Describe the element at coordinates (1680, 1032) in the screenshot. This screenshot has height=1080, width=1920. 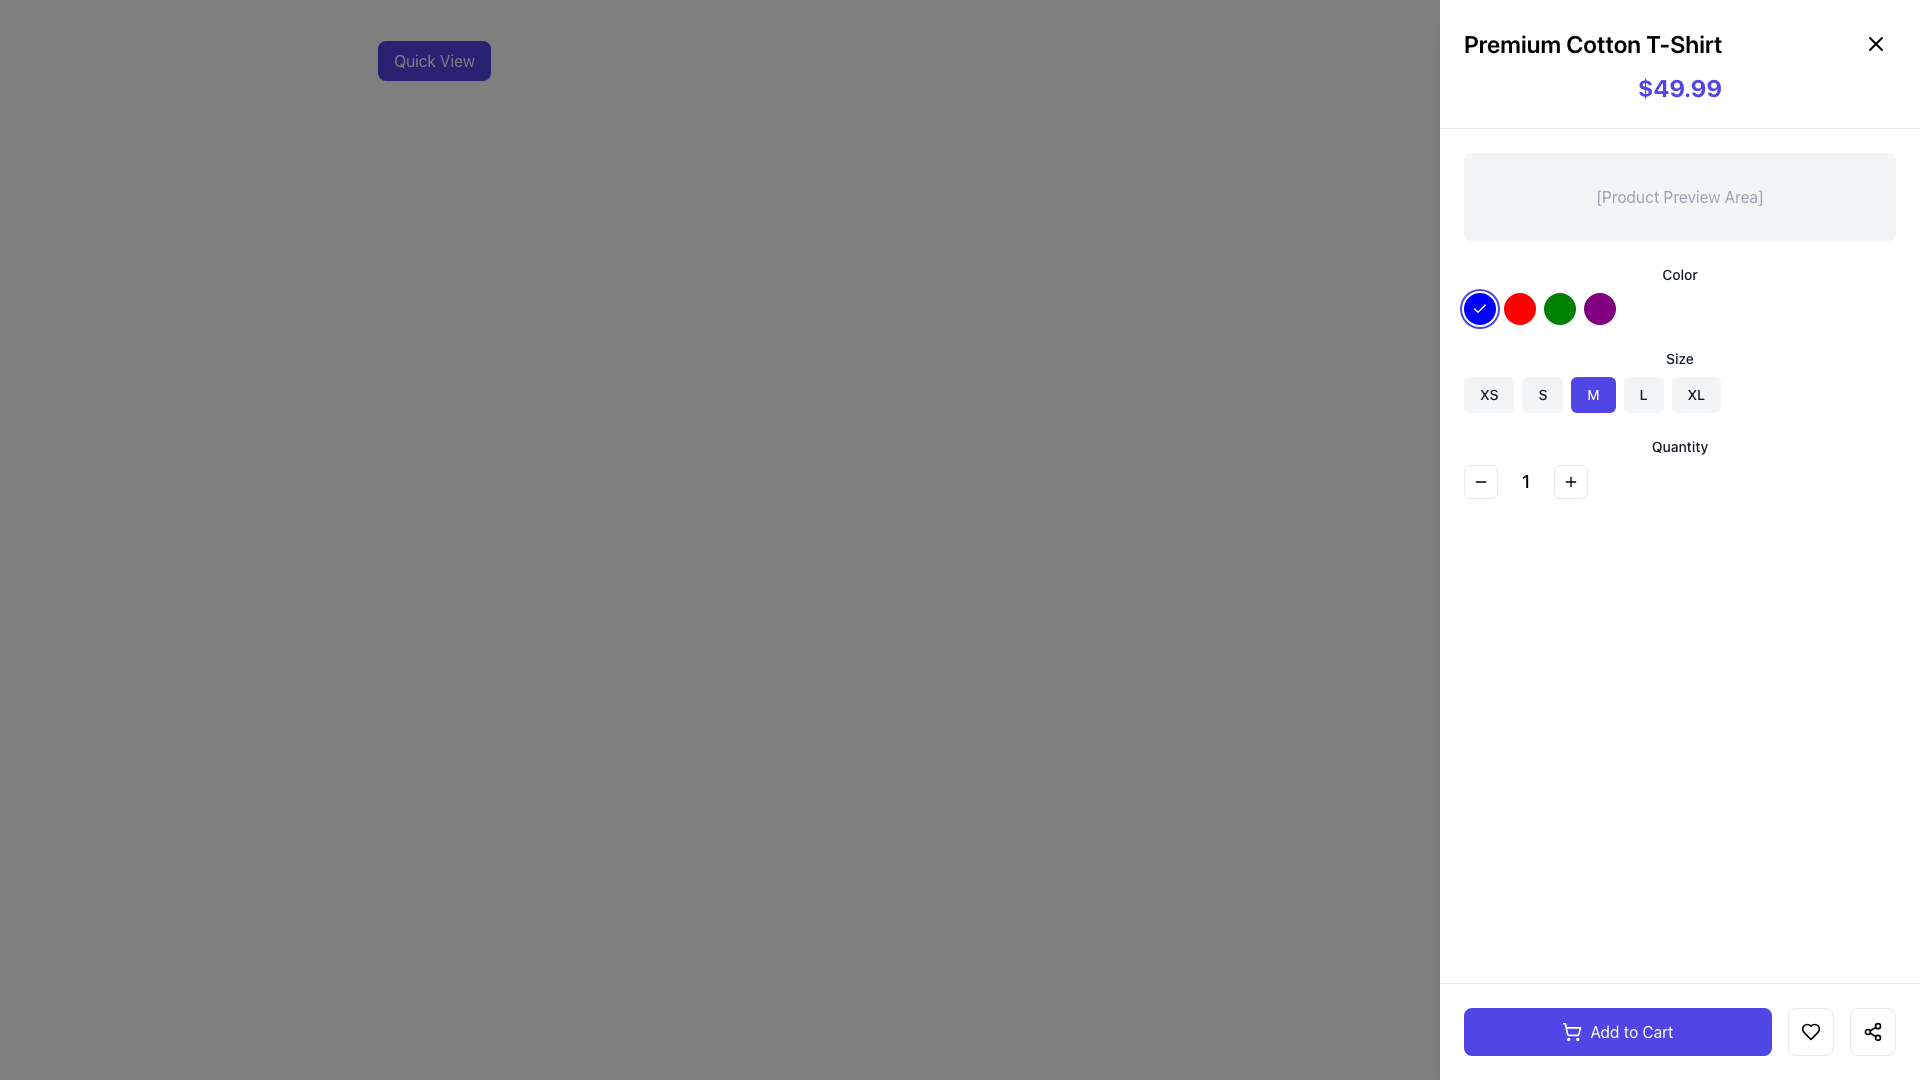
I see `the rectangular 'Add to Cart' button with a bright blue background and rounded corners located in the bottom-right section of the interface` at that location.